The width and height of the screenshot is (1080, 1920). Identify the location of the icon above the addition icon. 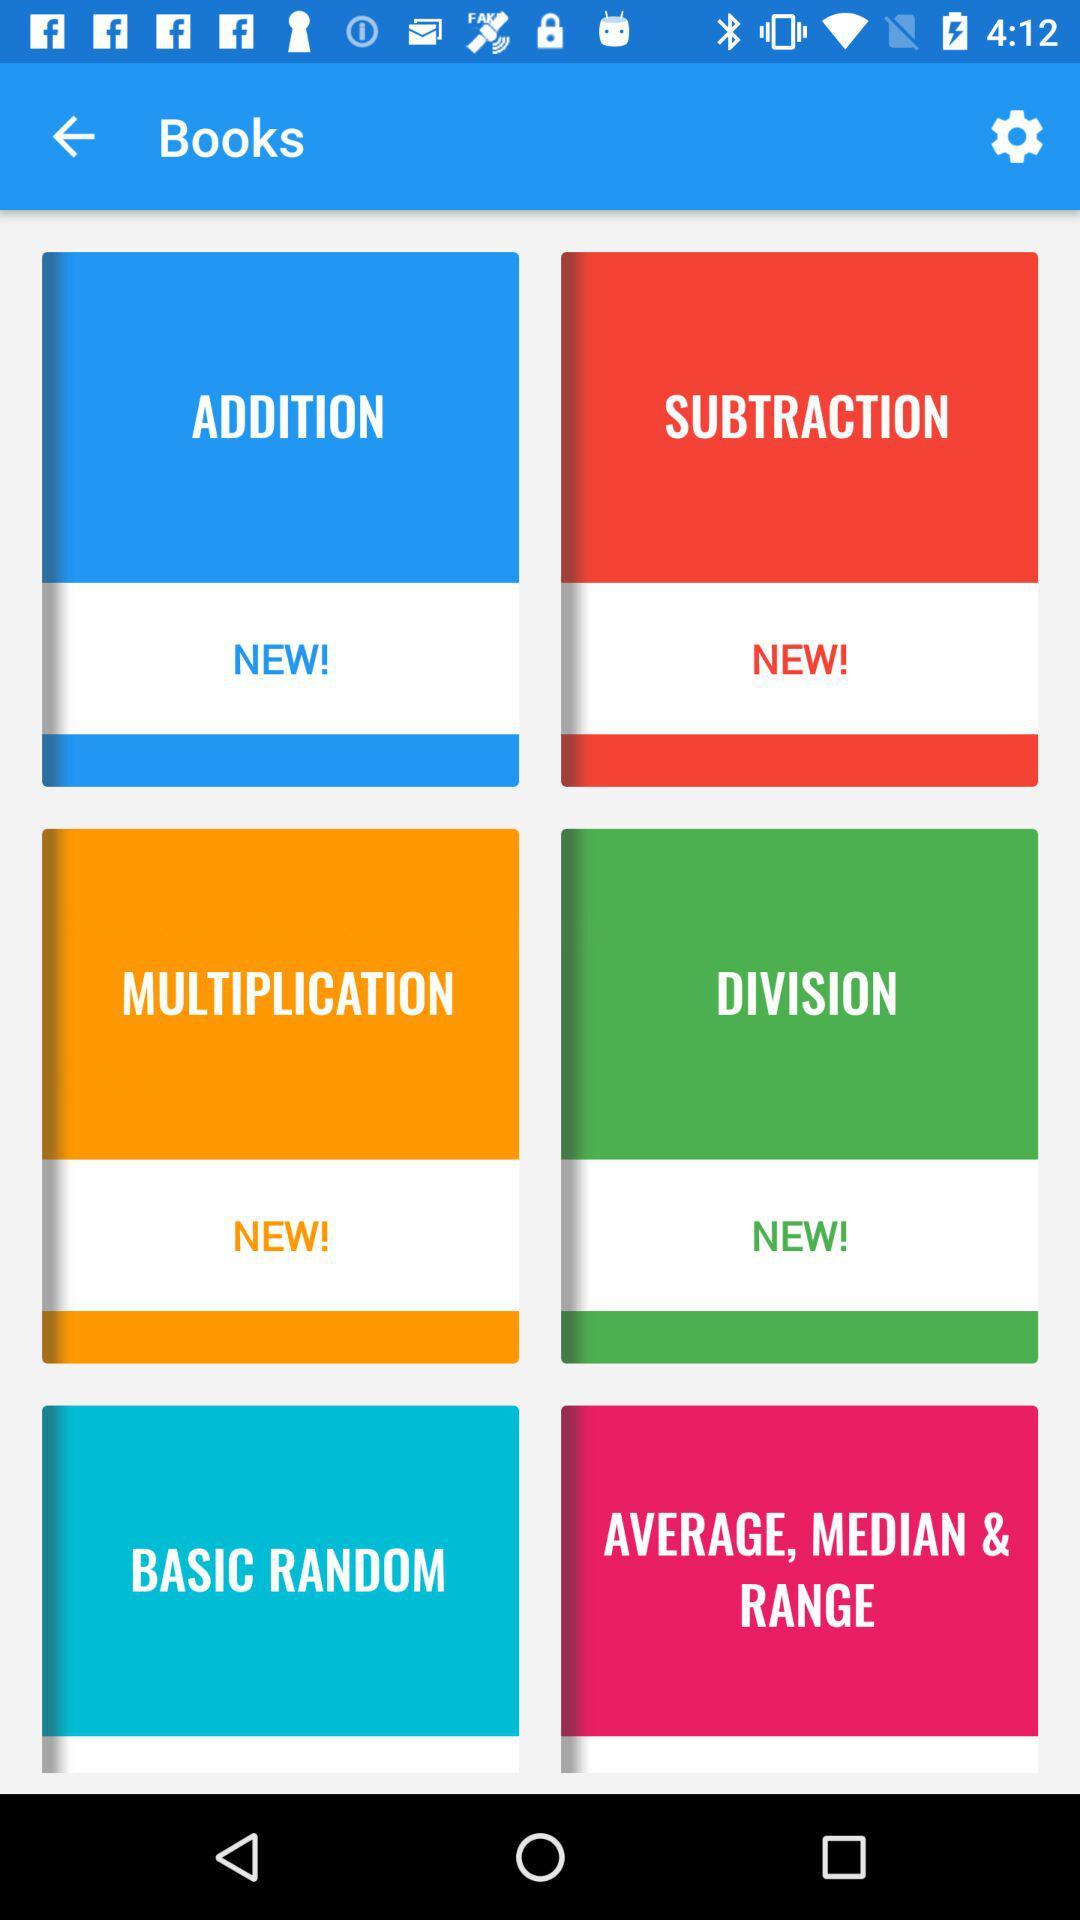
(72, 135).